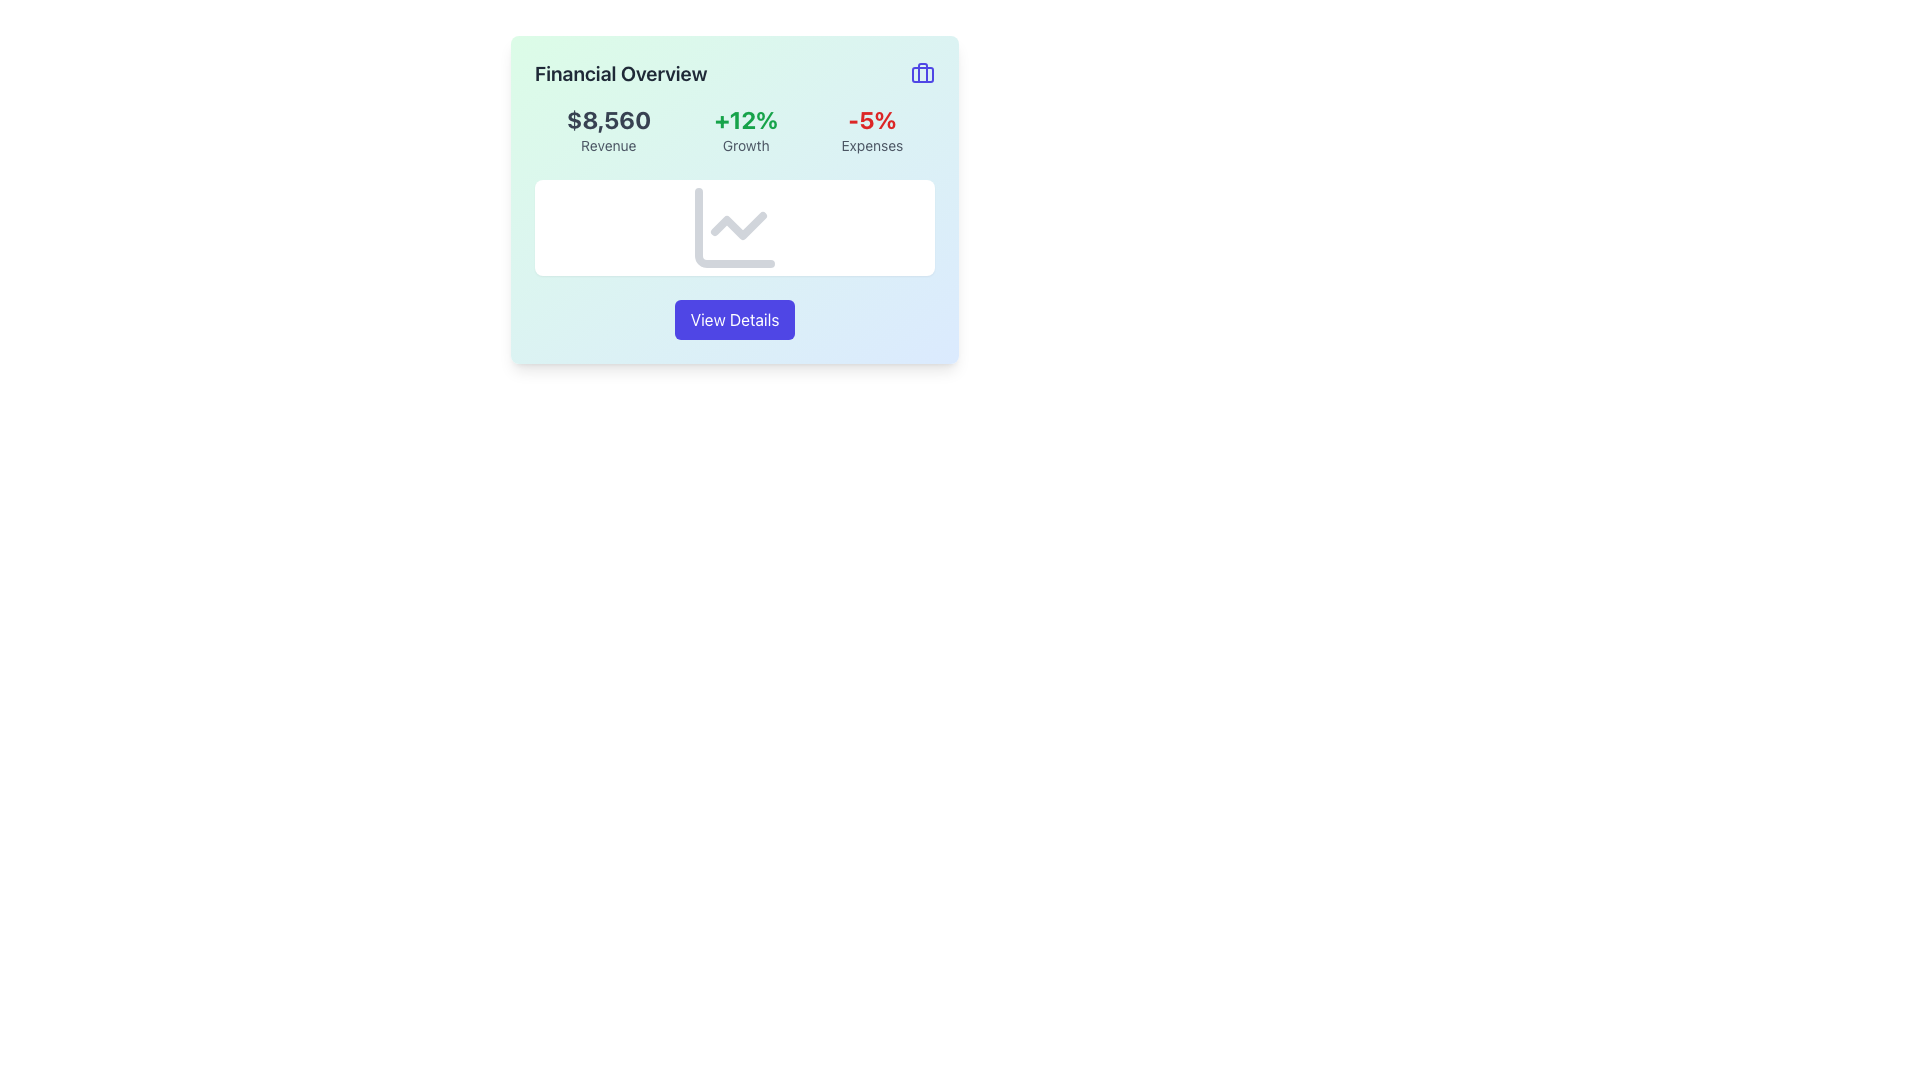  Describe the element at coordinates (738, 225) in the screenshot. I see `the Decorative SVG graphic that represents part of the line chart in the financial overview interface, located below the growth and revenue labels and above the 'View Details' button` at that location.